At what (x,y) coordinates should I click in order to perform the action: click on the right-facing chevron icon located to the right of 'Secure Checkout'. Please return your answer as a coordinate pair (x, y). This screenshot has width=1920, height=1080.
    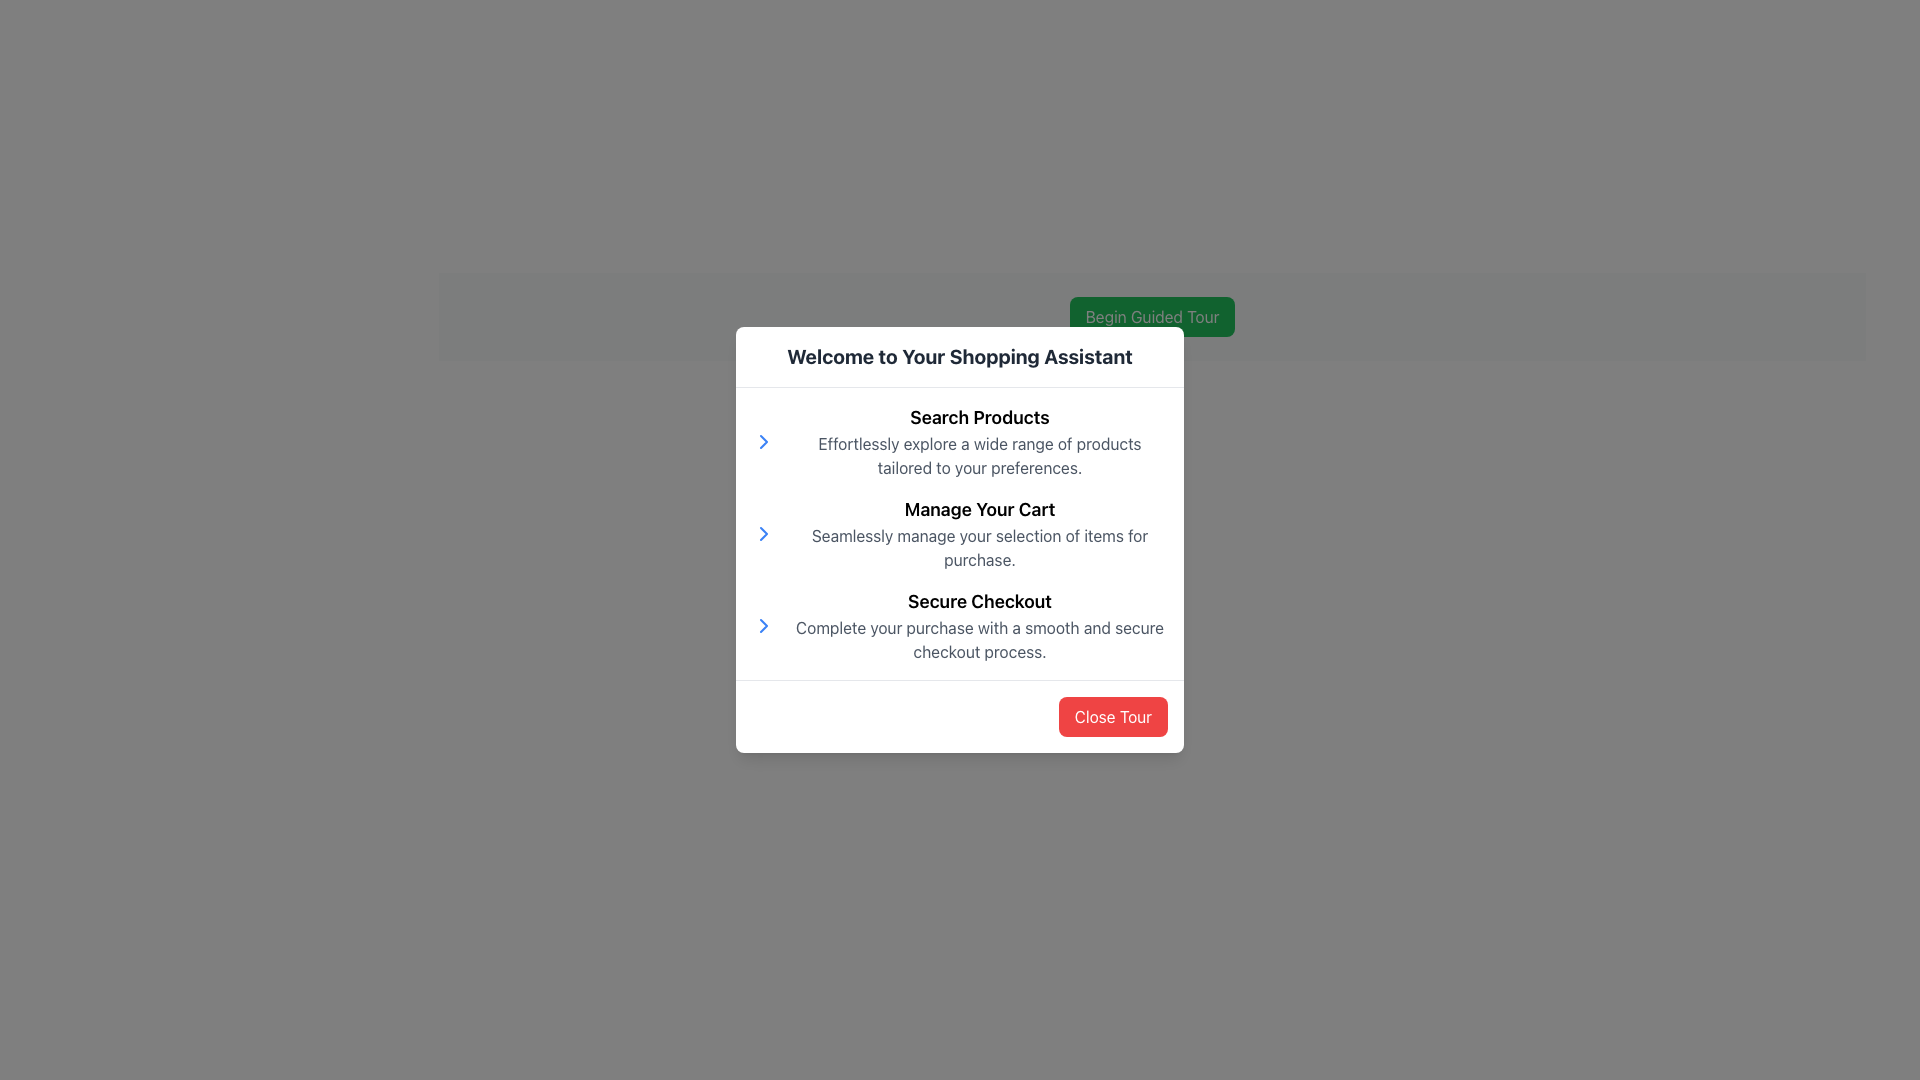
    Looking at the image, I should click on (762, 624).